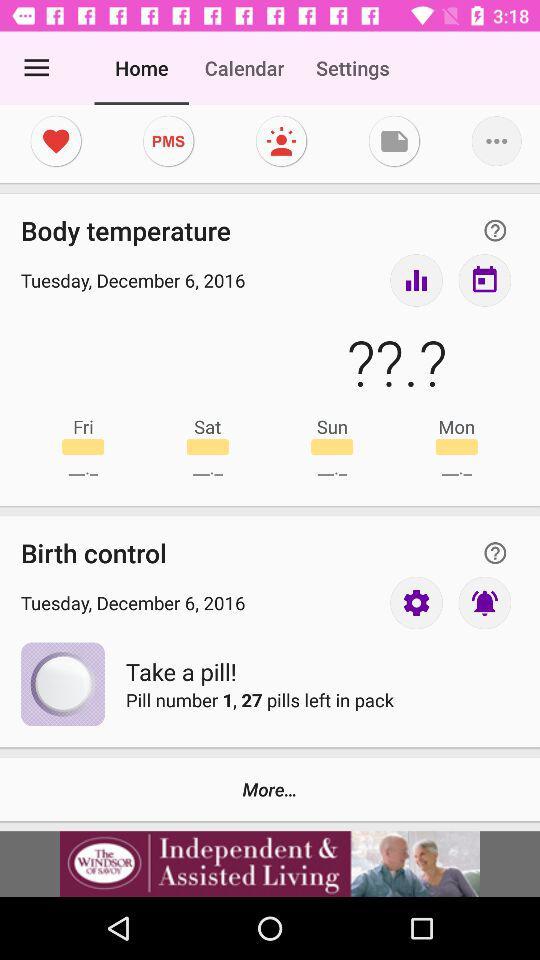 The width and height of the screenshot is (540, 960). Describe the element at coordinates (415, 279) in the screenshot. I see `level` at that location.